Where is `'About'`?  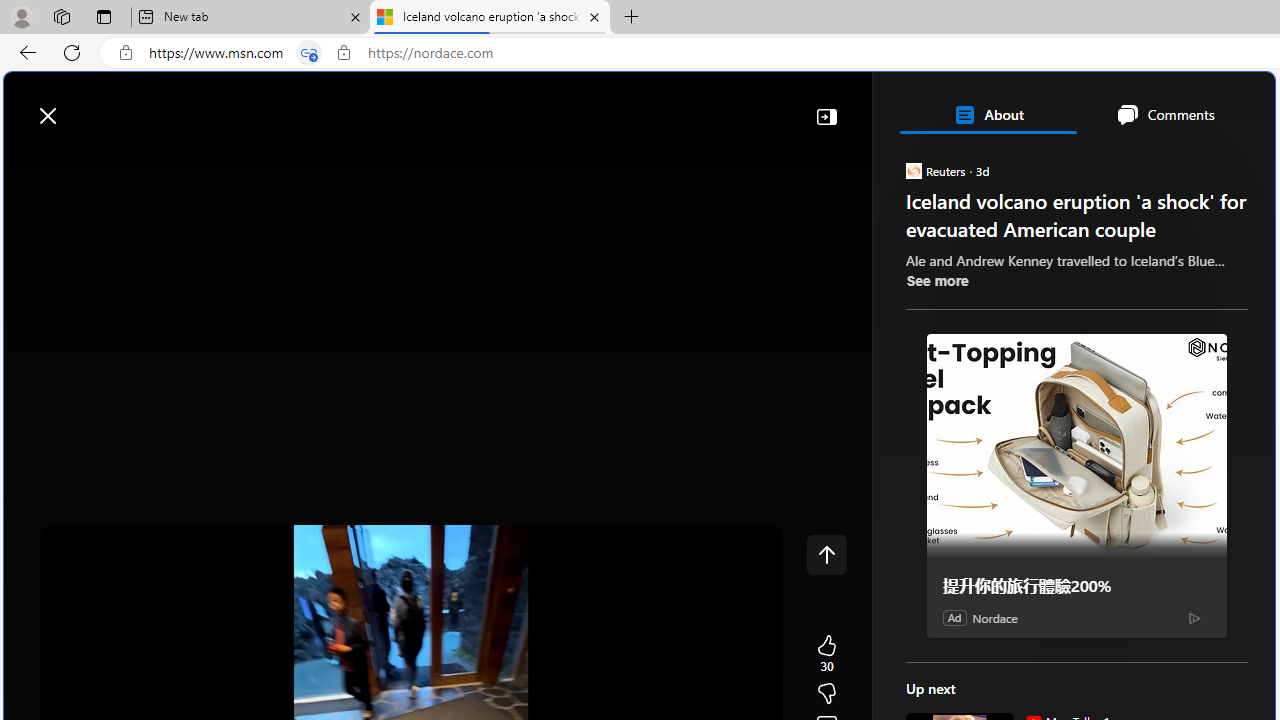 'About' is located at coordinates (987, 114).